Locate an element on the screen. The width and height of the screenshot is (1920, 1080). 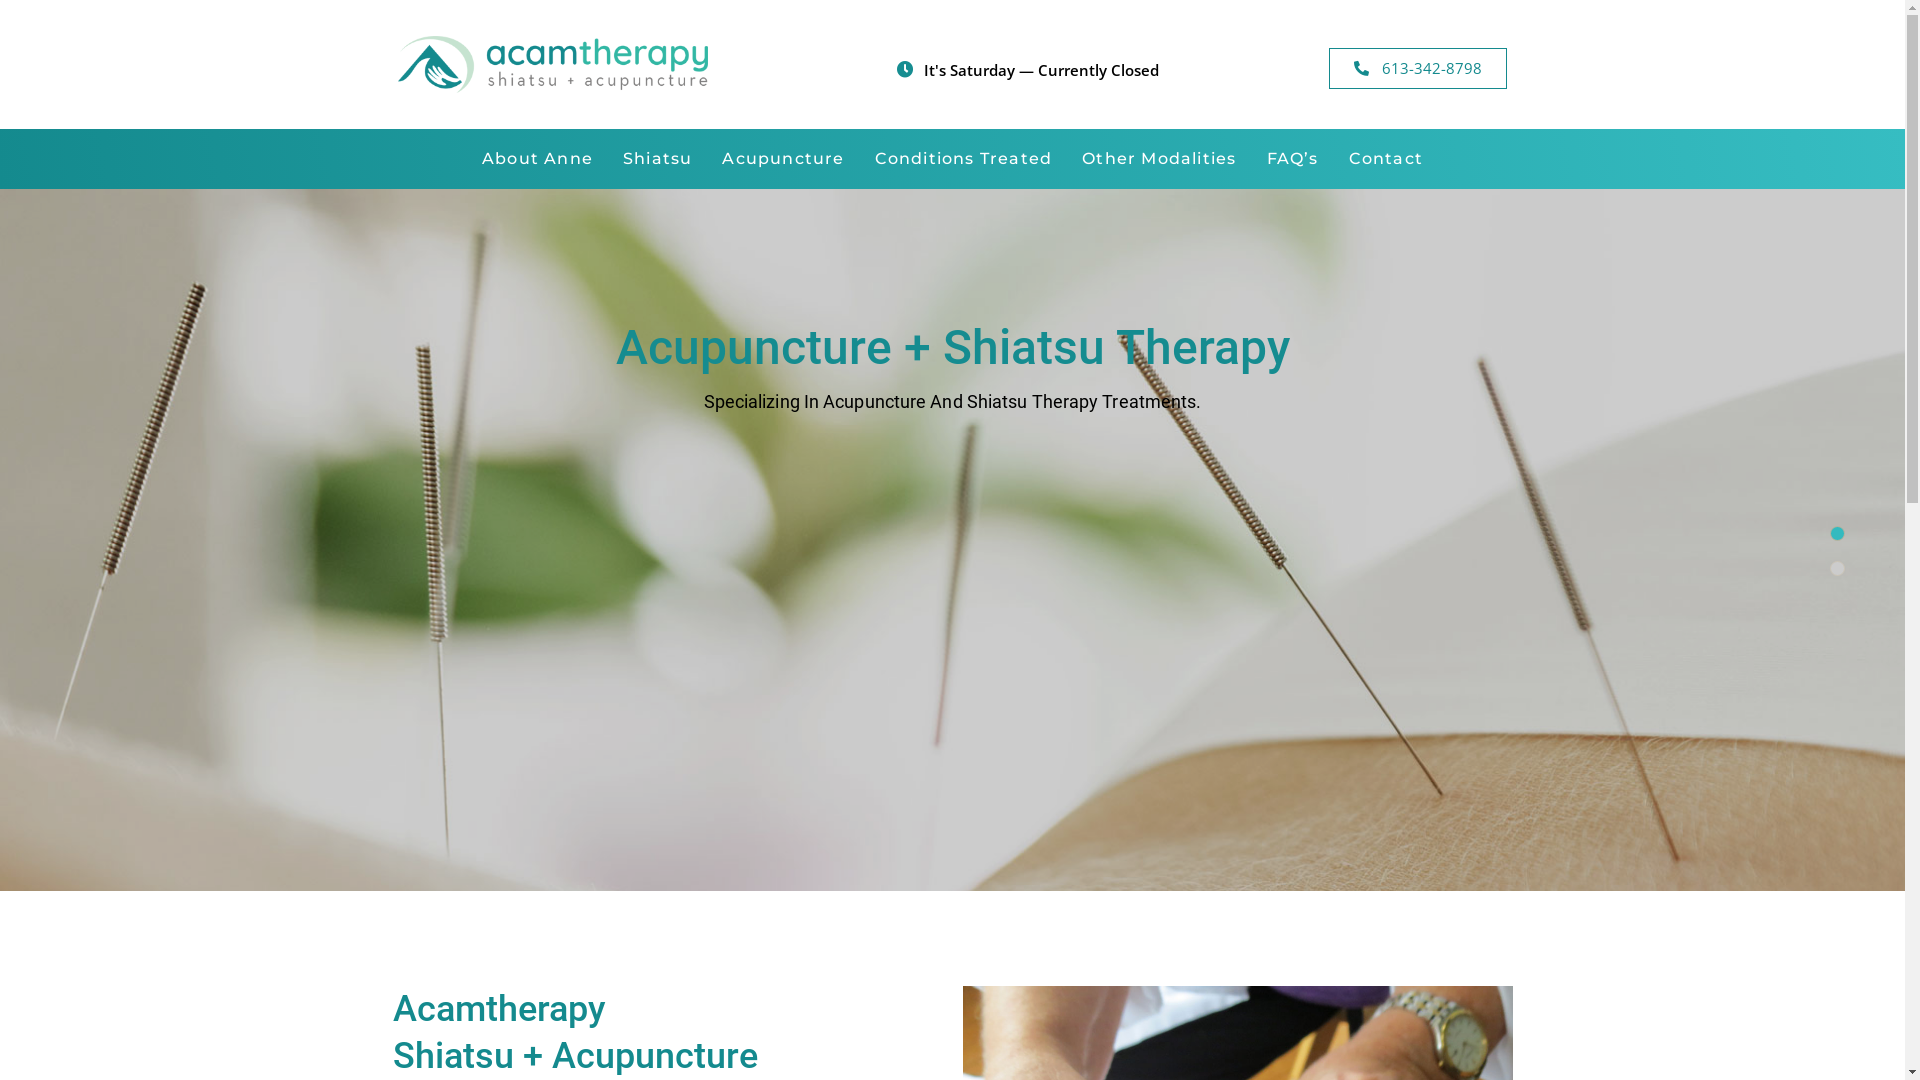
'Shiatsu' is located at coordinates (657, 157).